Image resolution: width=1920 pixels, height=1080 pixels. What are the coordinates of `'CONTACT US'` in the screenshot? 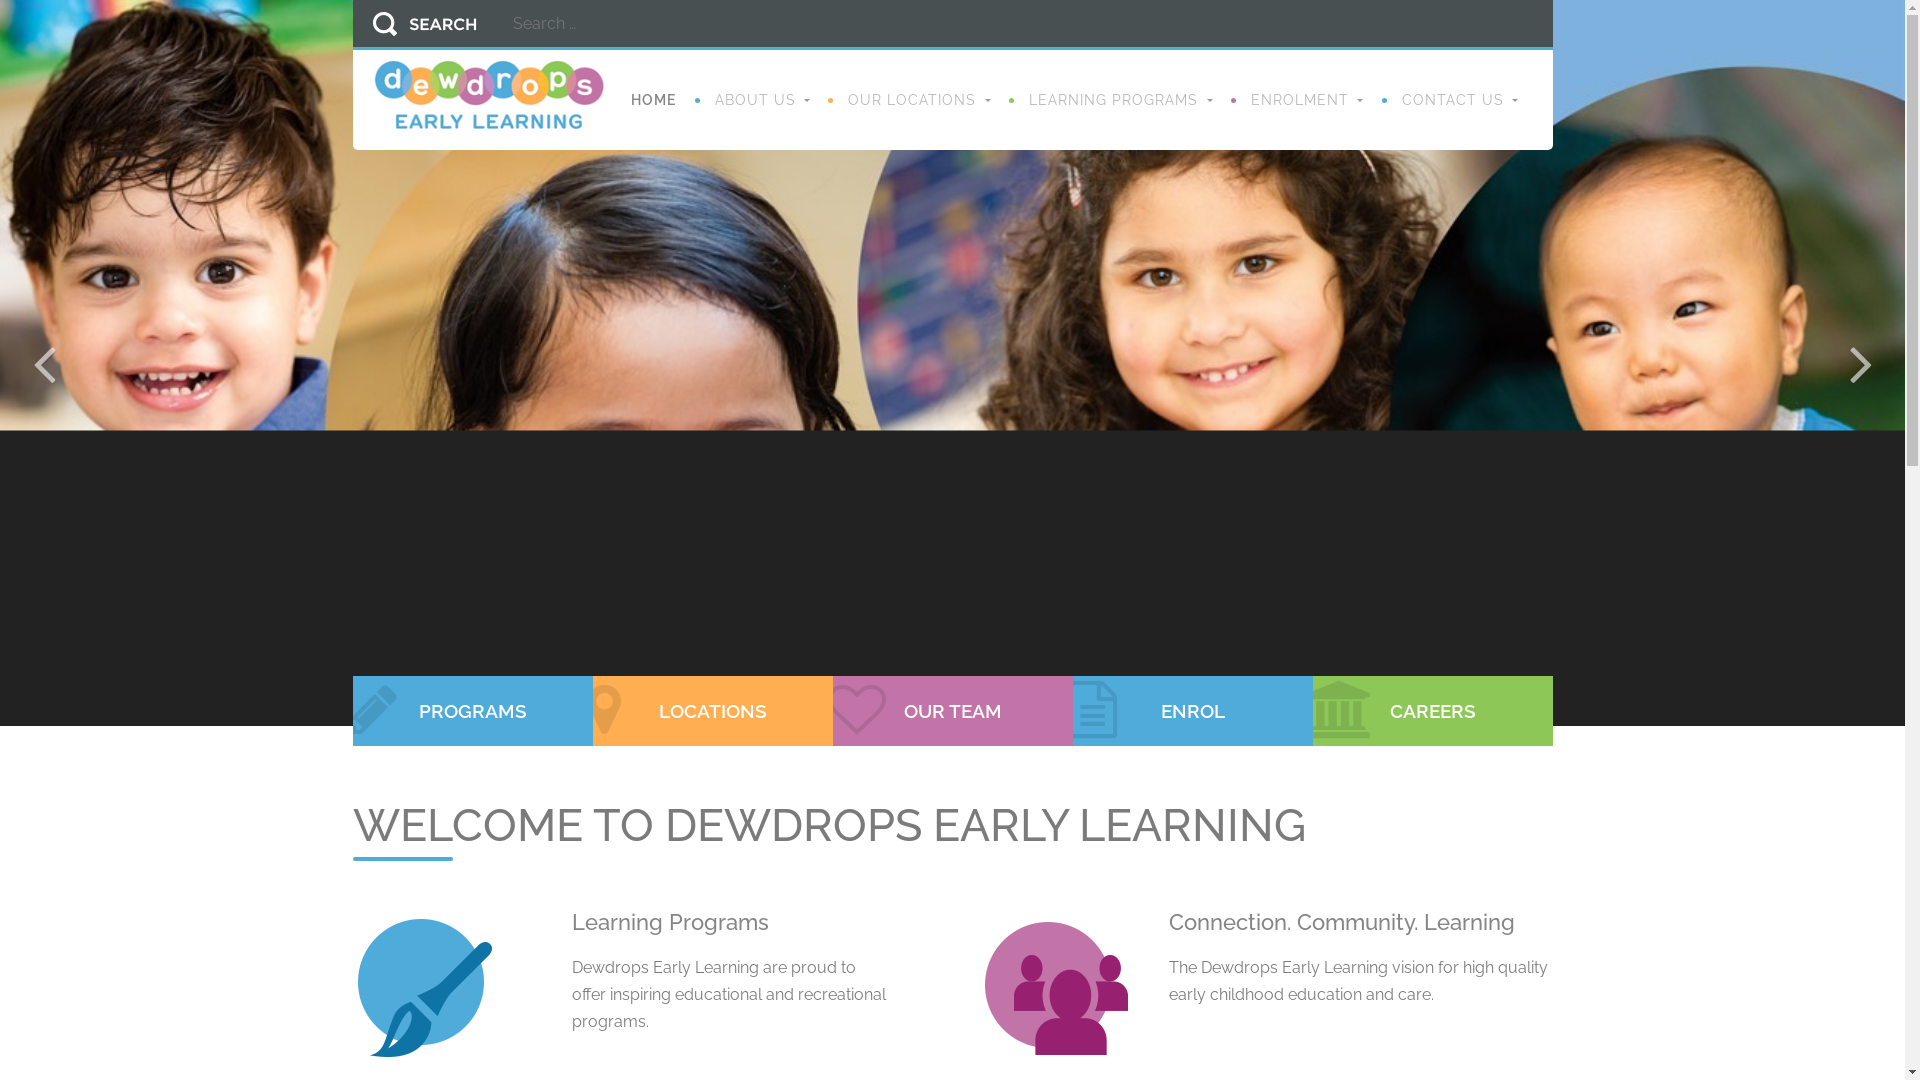 It's located at (1459, 100).